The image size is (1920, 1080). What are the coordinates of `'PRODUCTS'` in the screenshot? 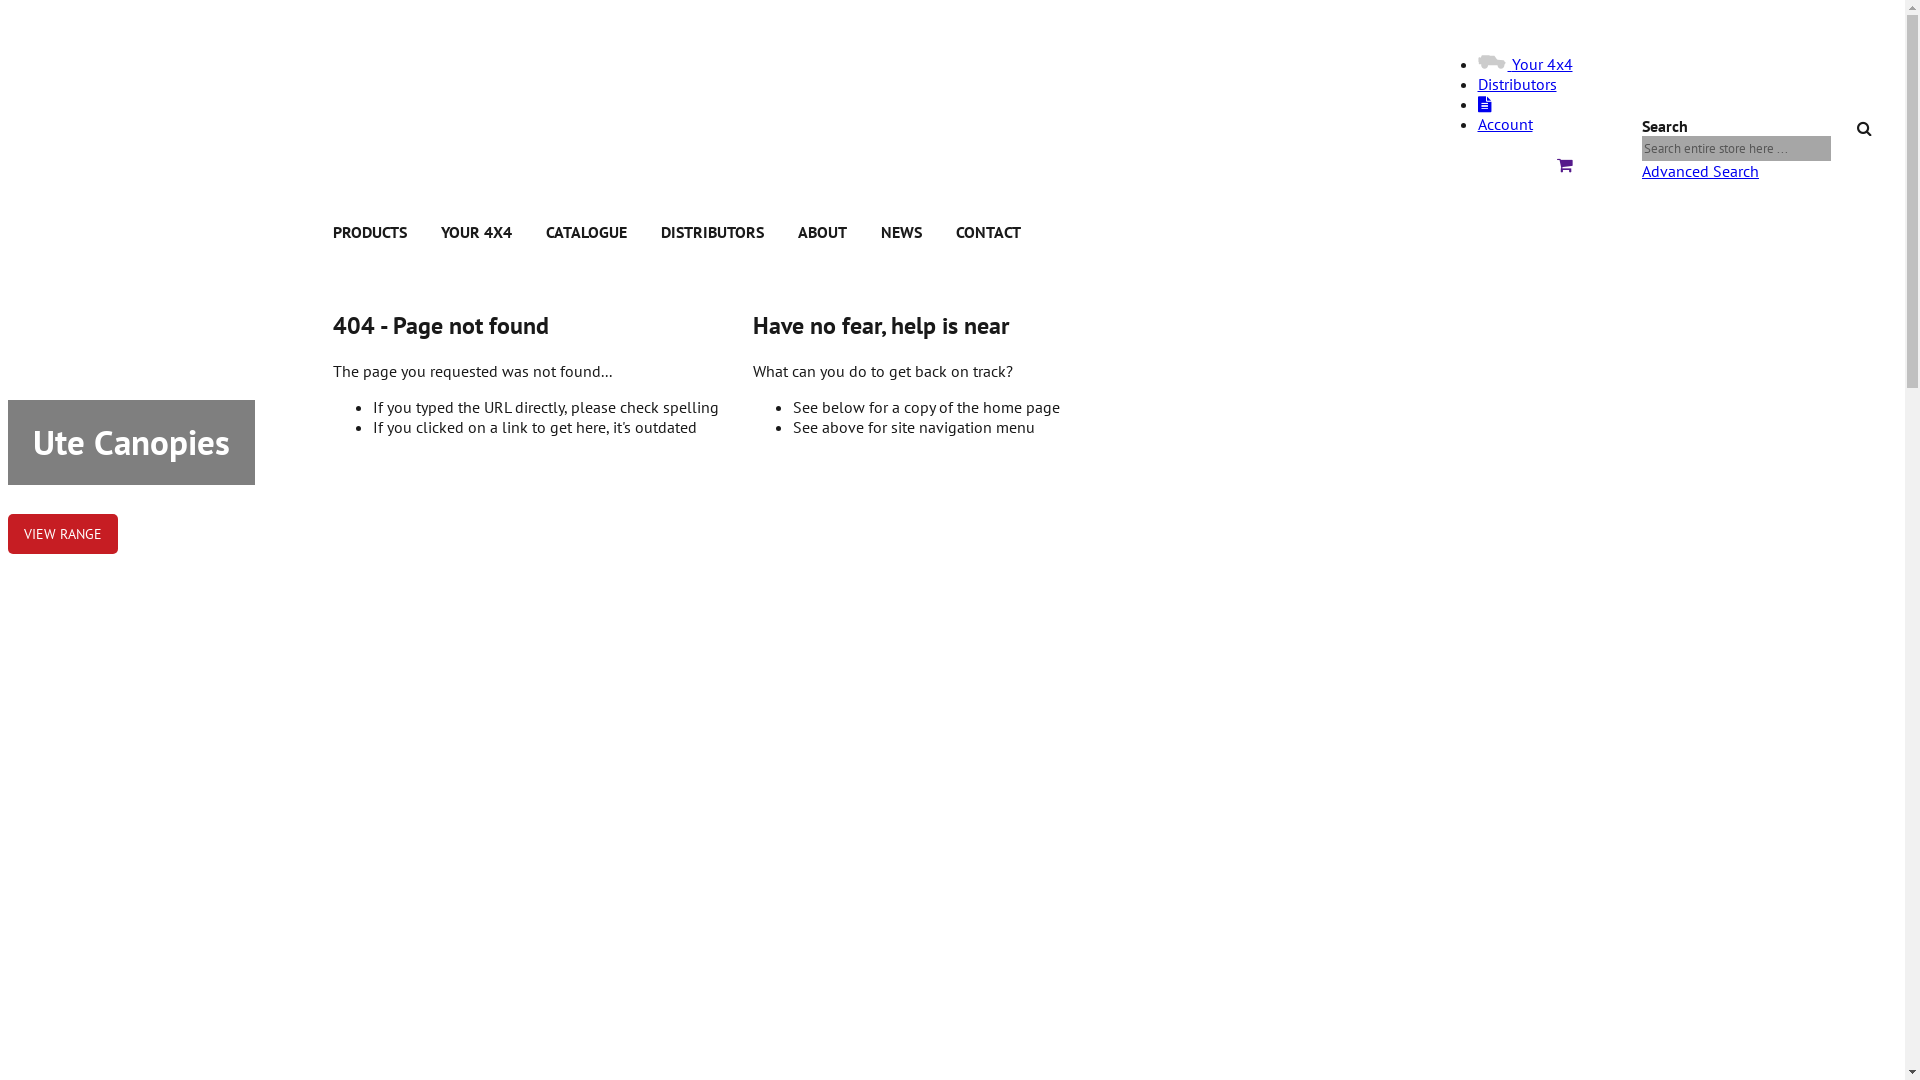 It's located at (369, 231).